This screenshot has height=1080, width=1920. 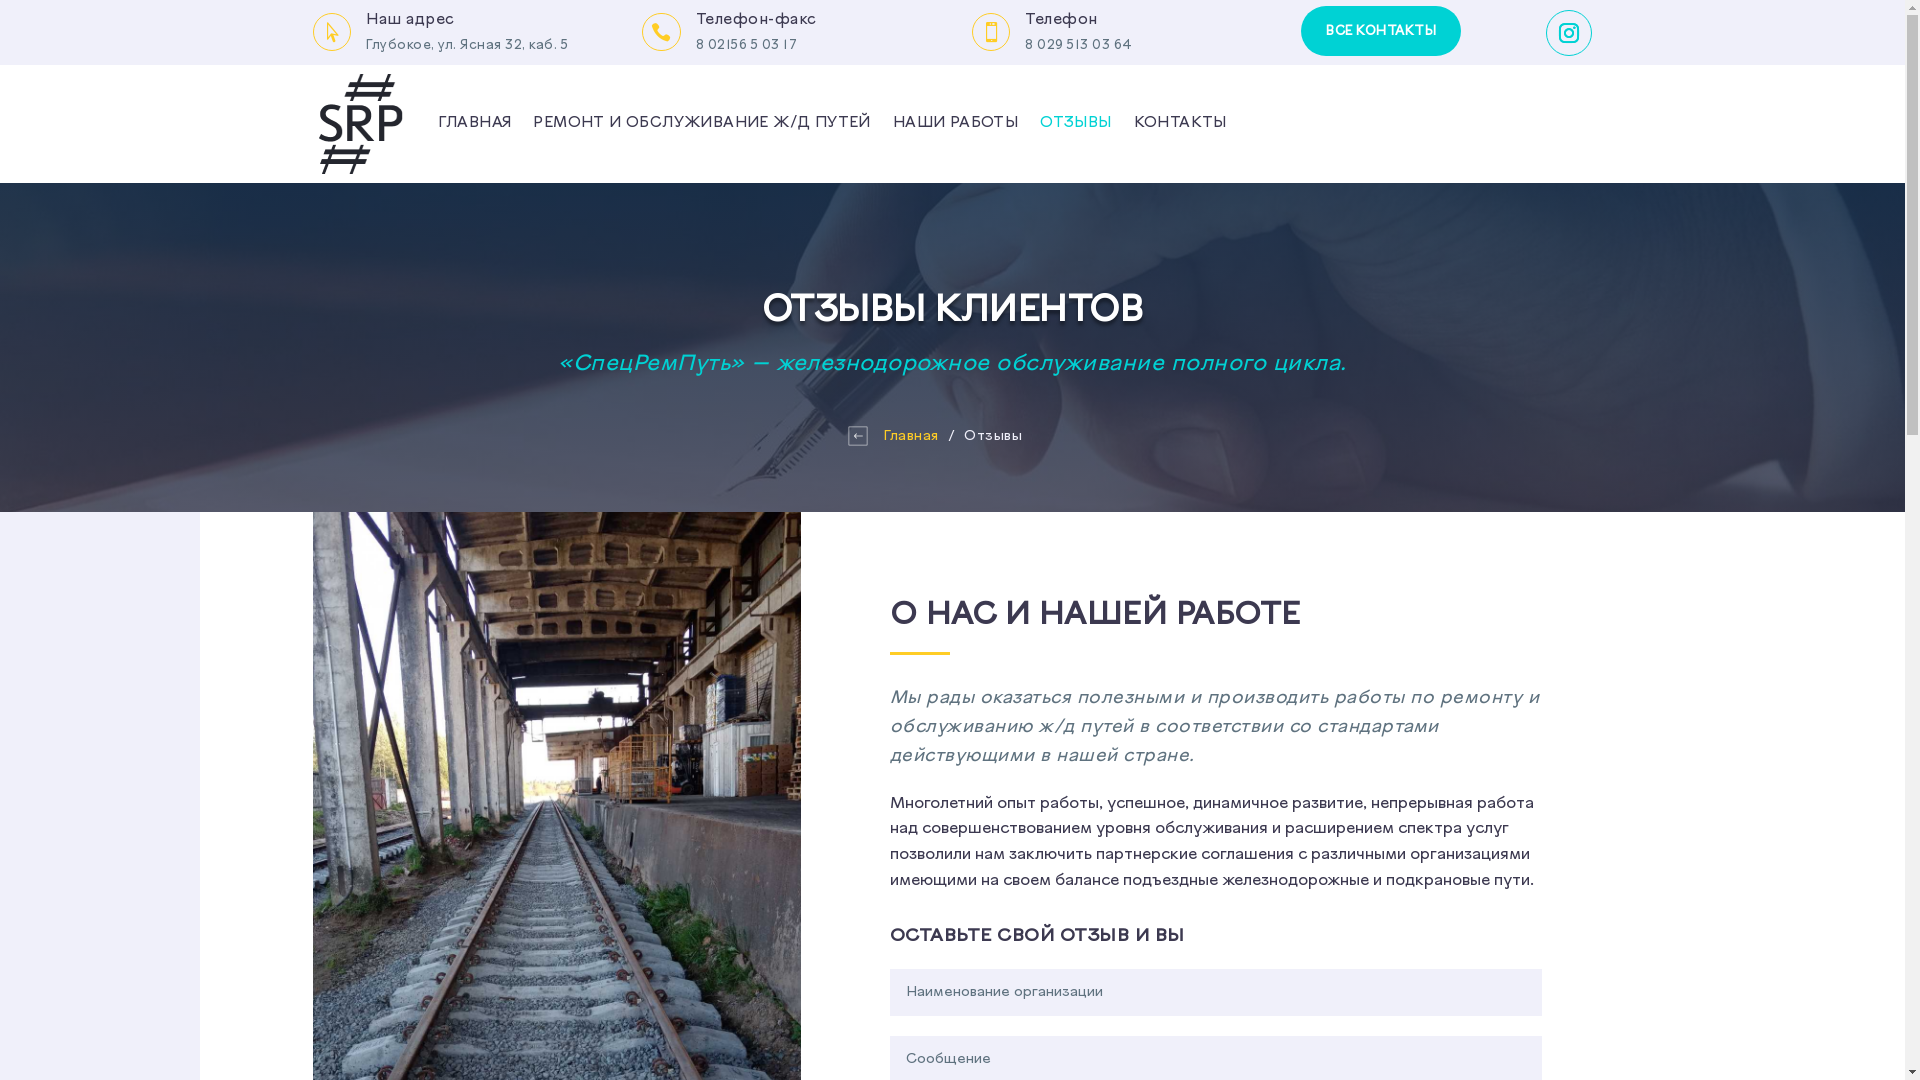 What do you see at coordinates (1078, 45) in the screenshot?
I see `'8 029 513 03 64'` at bounding box center [1078, 45].